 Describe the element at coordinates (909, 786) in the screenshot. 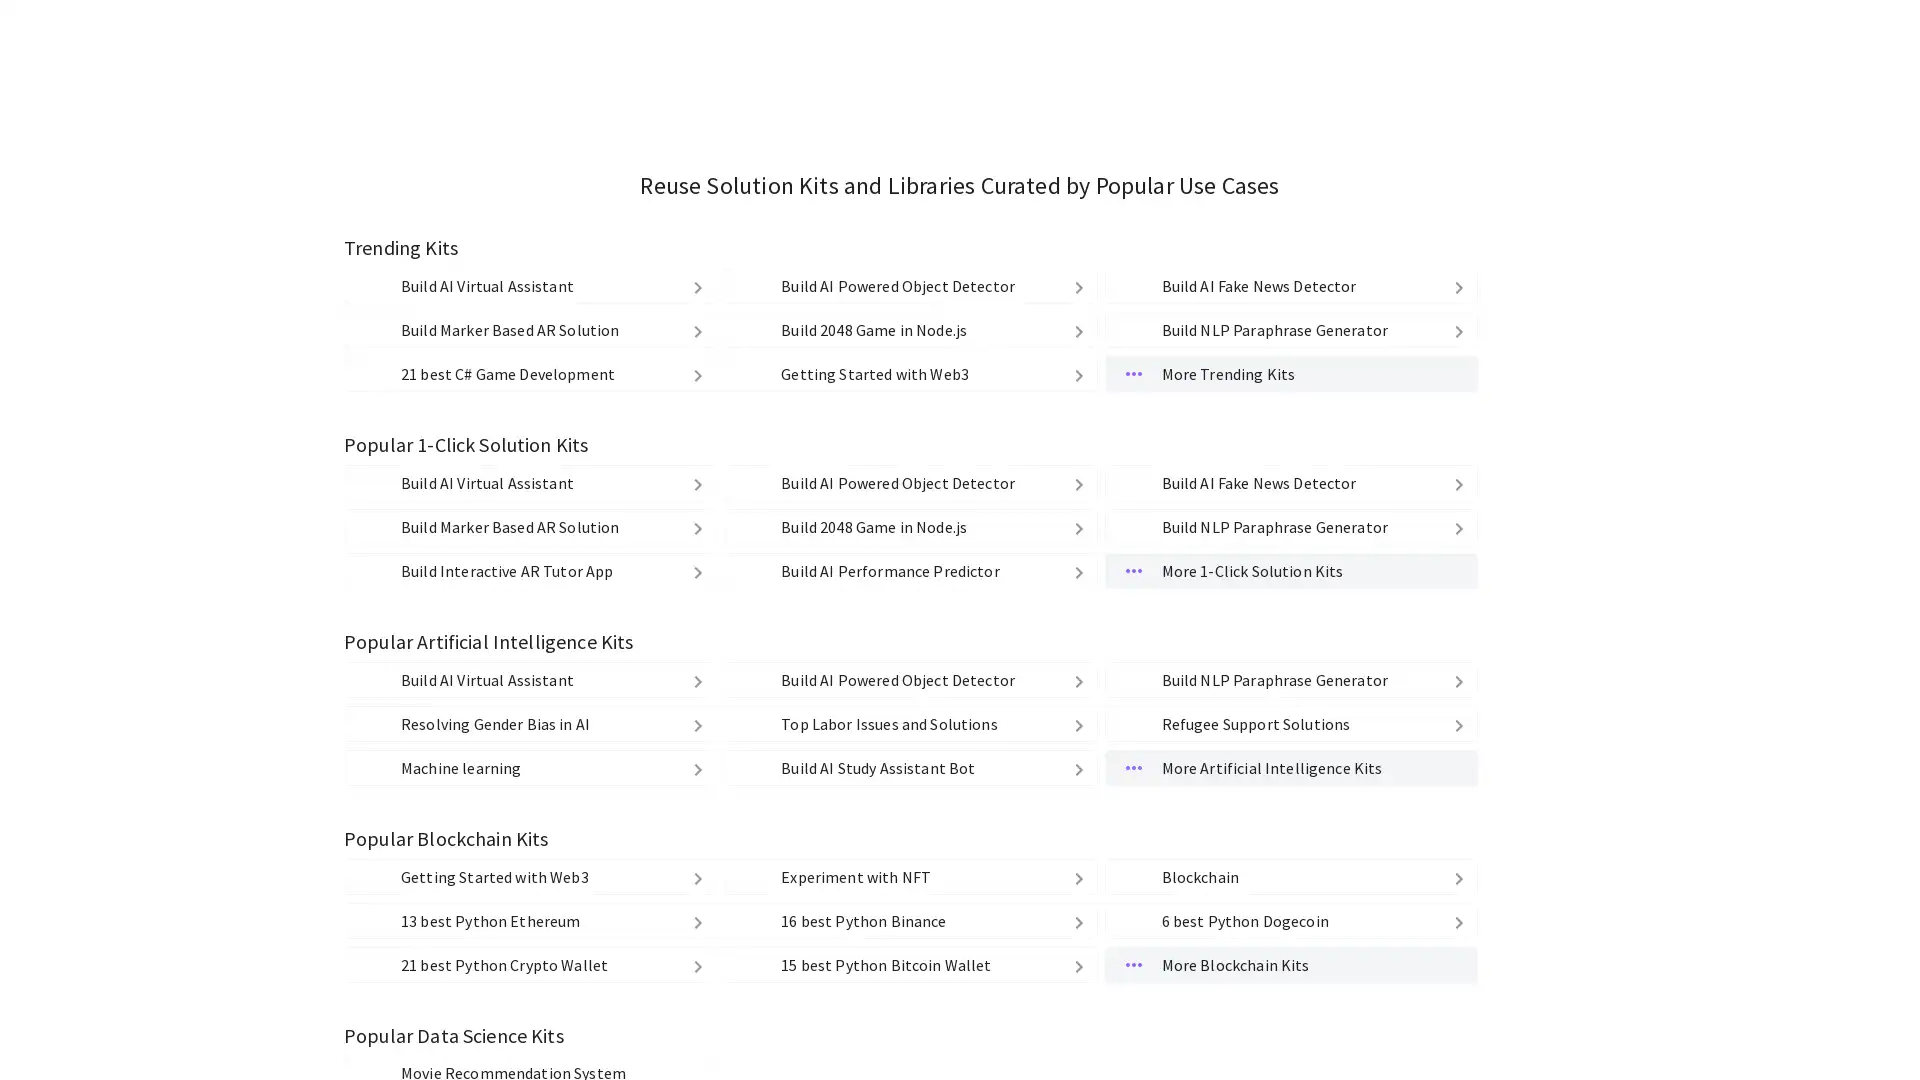

I see `object-detection-kit Build AI Powered Object Detector` at that location.